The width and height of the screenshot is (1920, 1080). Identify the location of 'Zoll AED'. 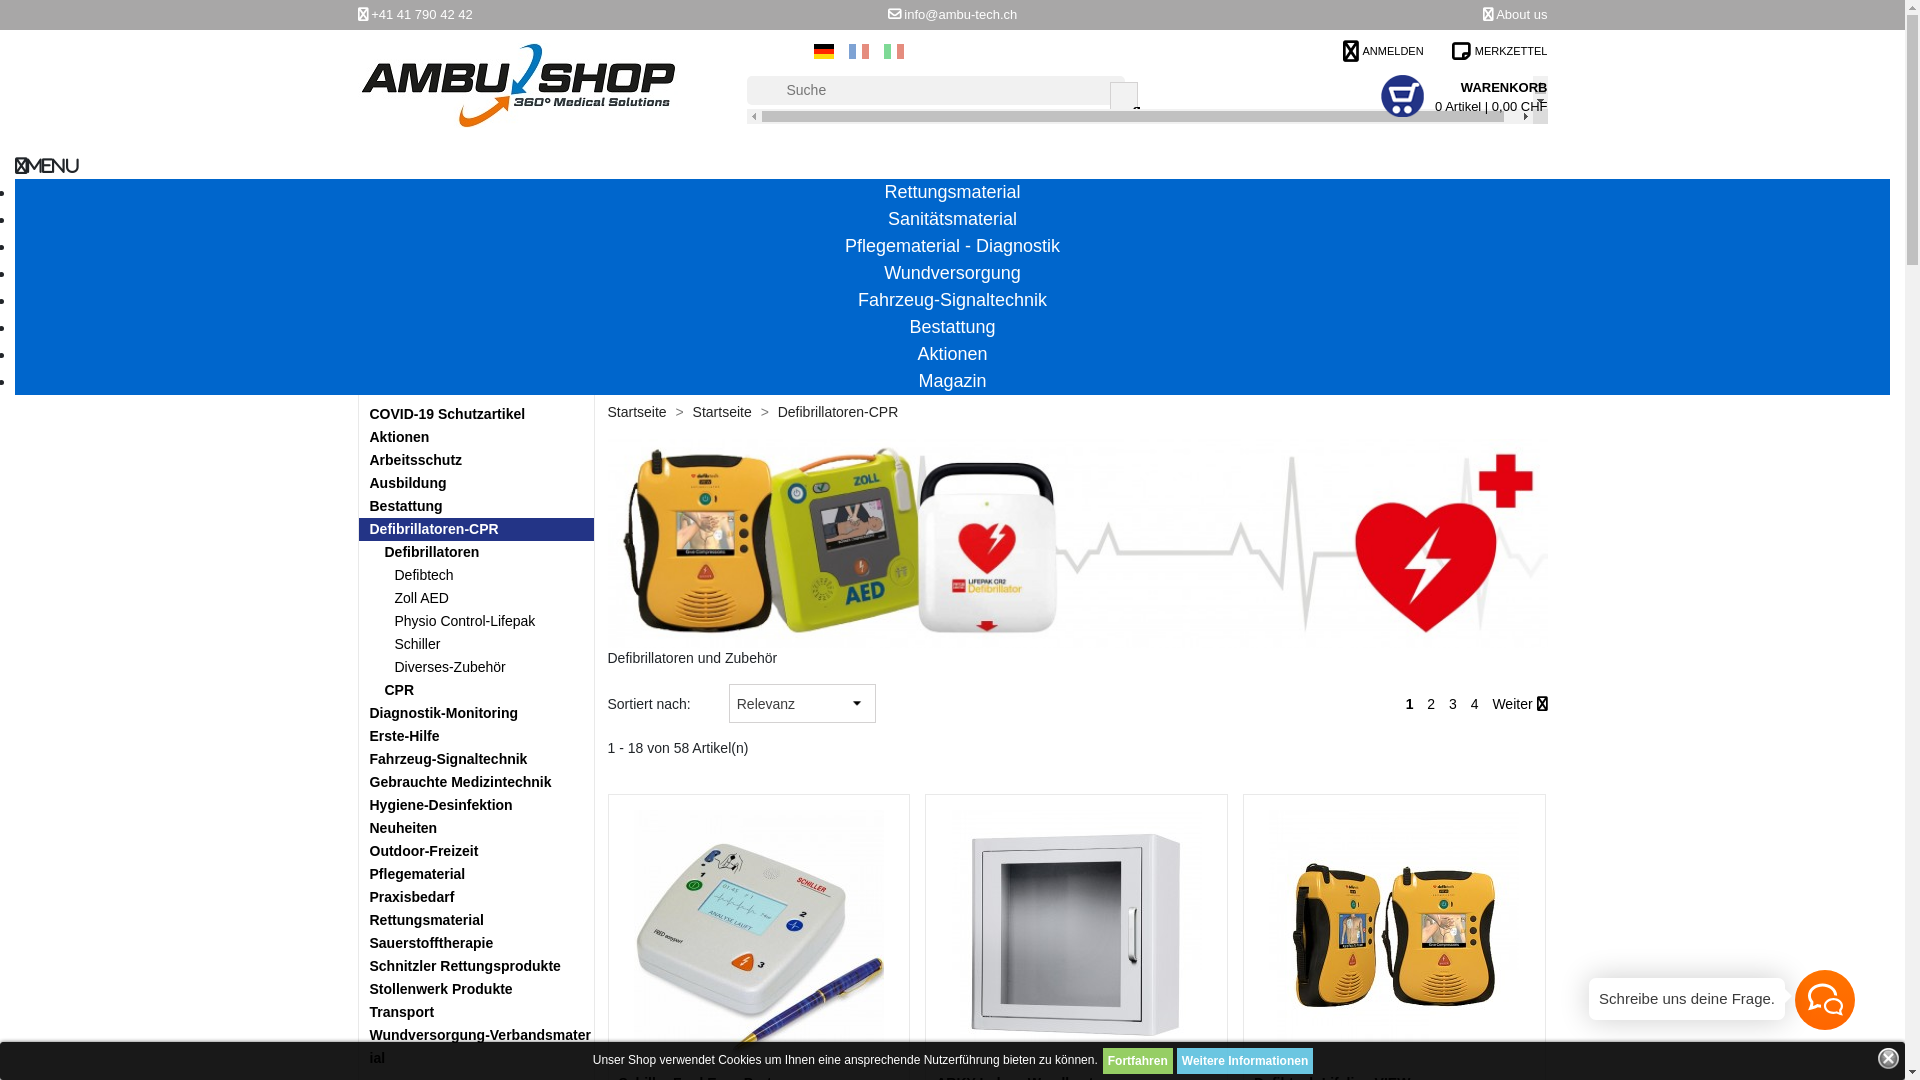
(474, 596).